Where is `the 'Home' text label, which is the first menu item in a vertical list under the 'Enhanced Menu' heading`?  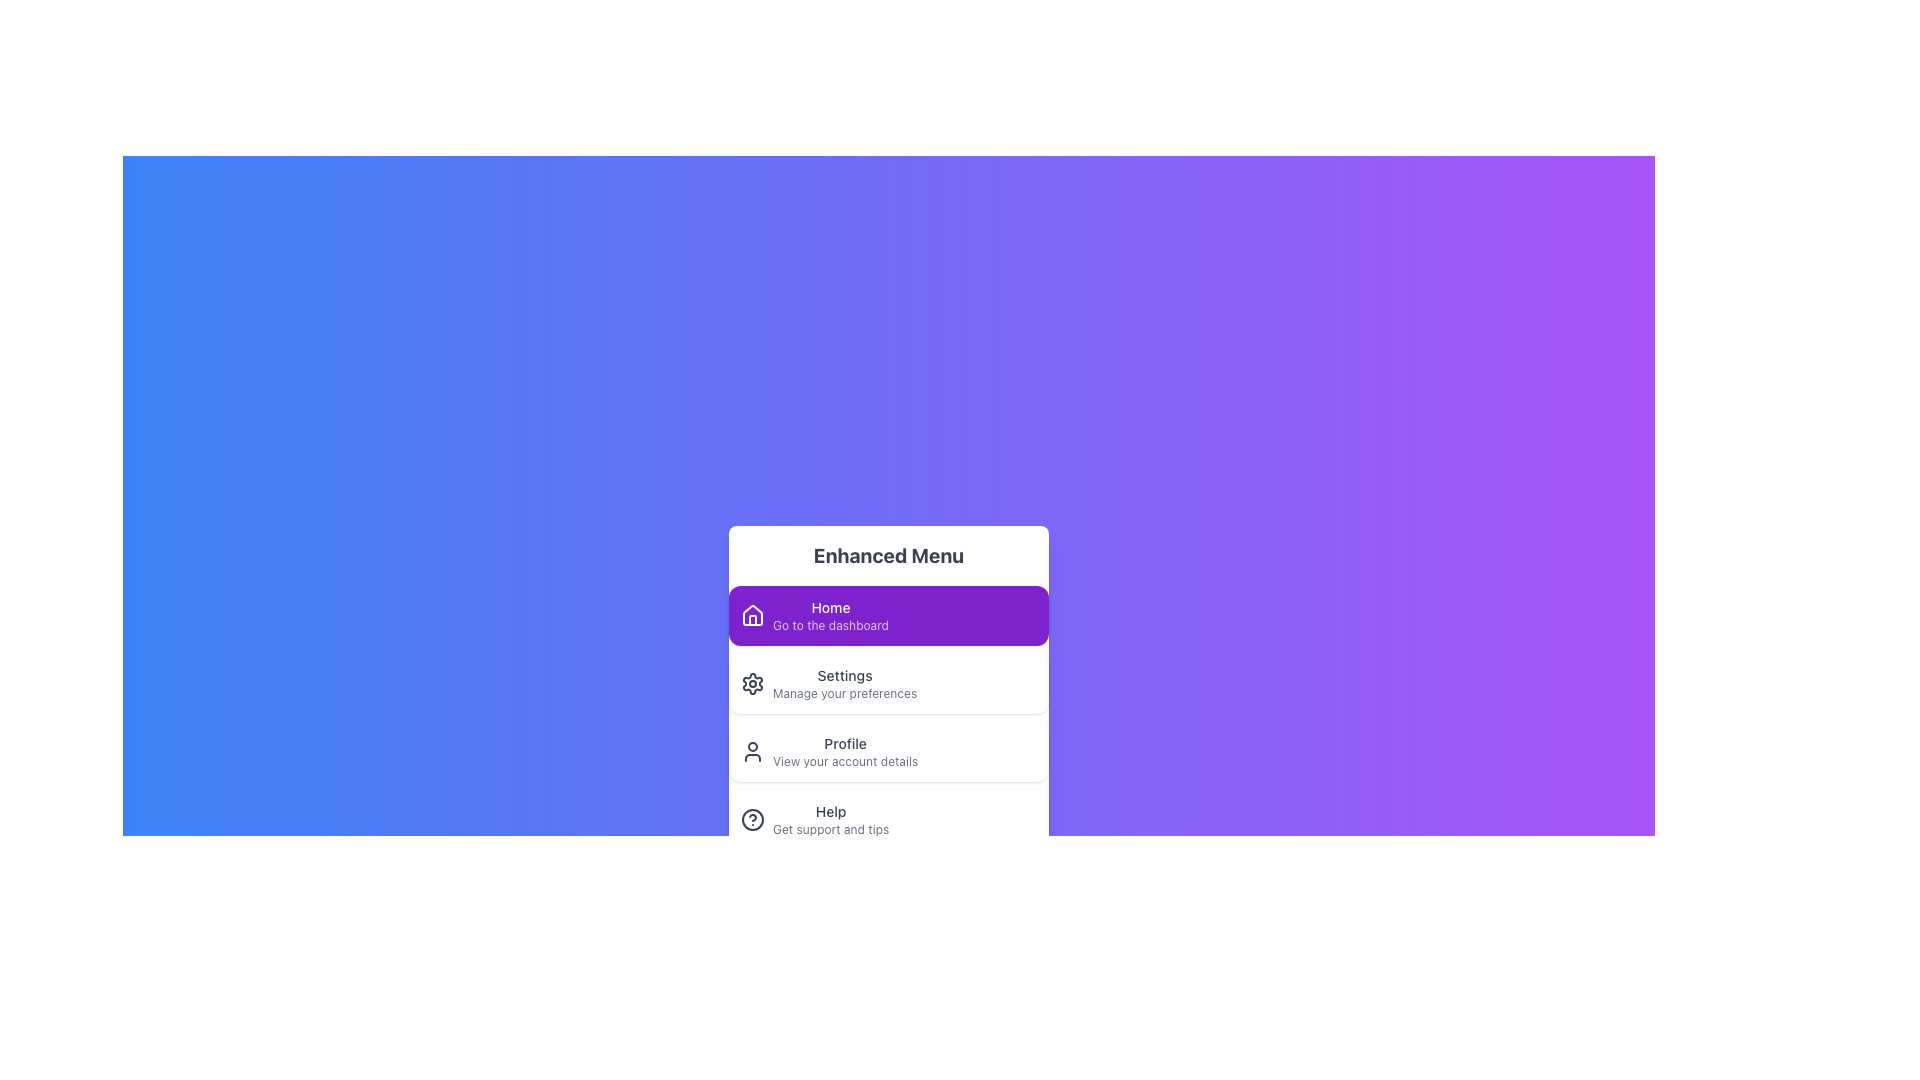
the 'Home' text label, which is the first menu item in a vertical list under the 'Enhanced Menu' heading is located at coordinates (830, 615).